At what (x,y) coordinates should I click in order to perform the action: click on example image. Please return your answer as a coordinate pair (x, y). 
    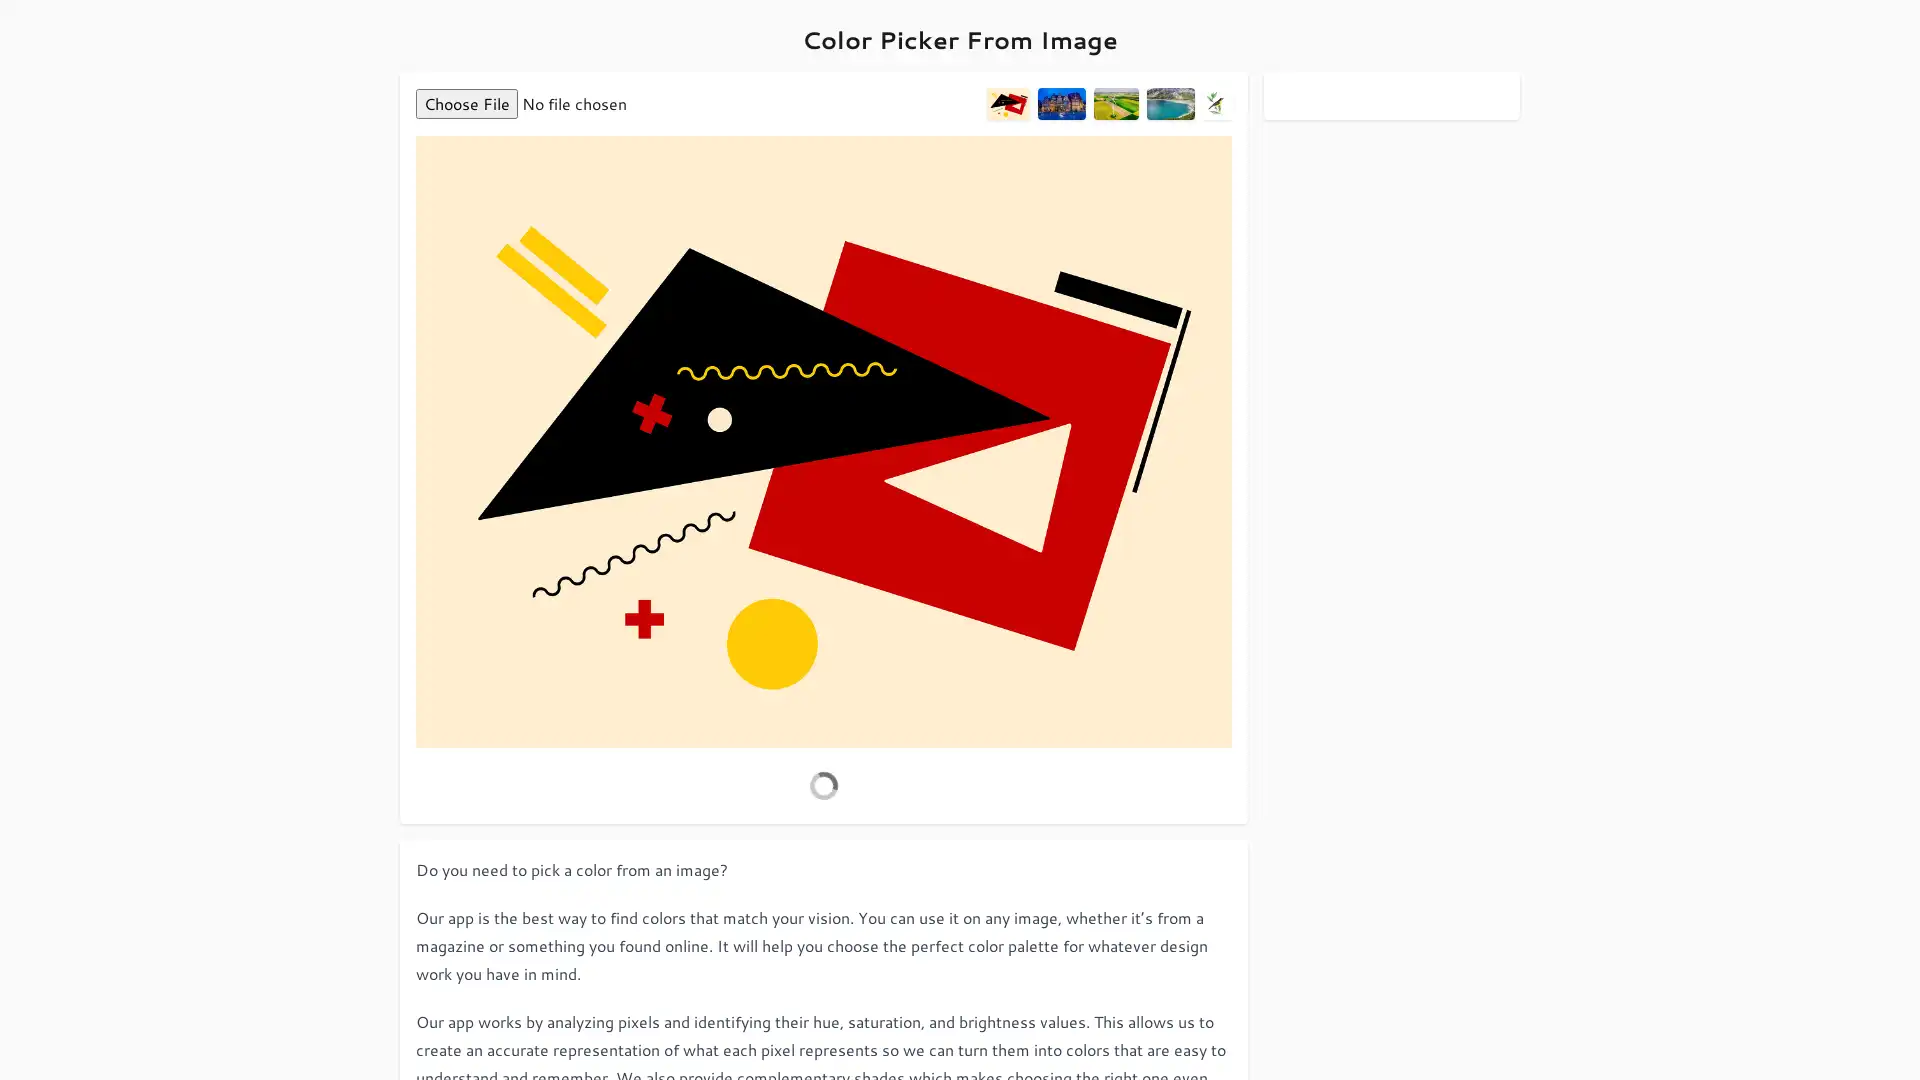
    Looking at the image, I should click on (1059, 104).